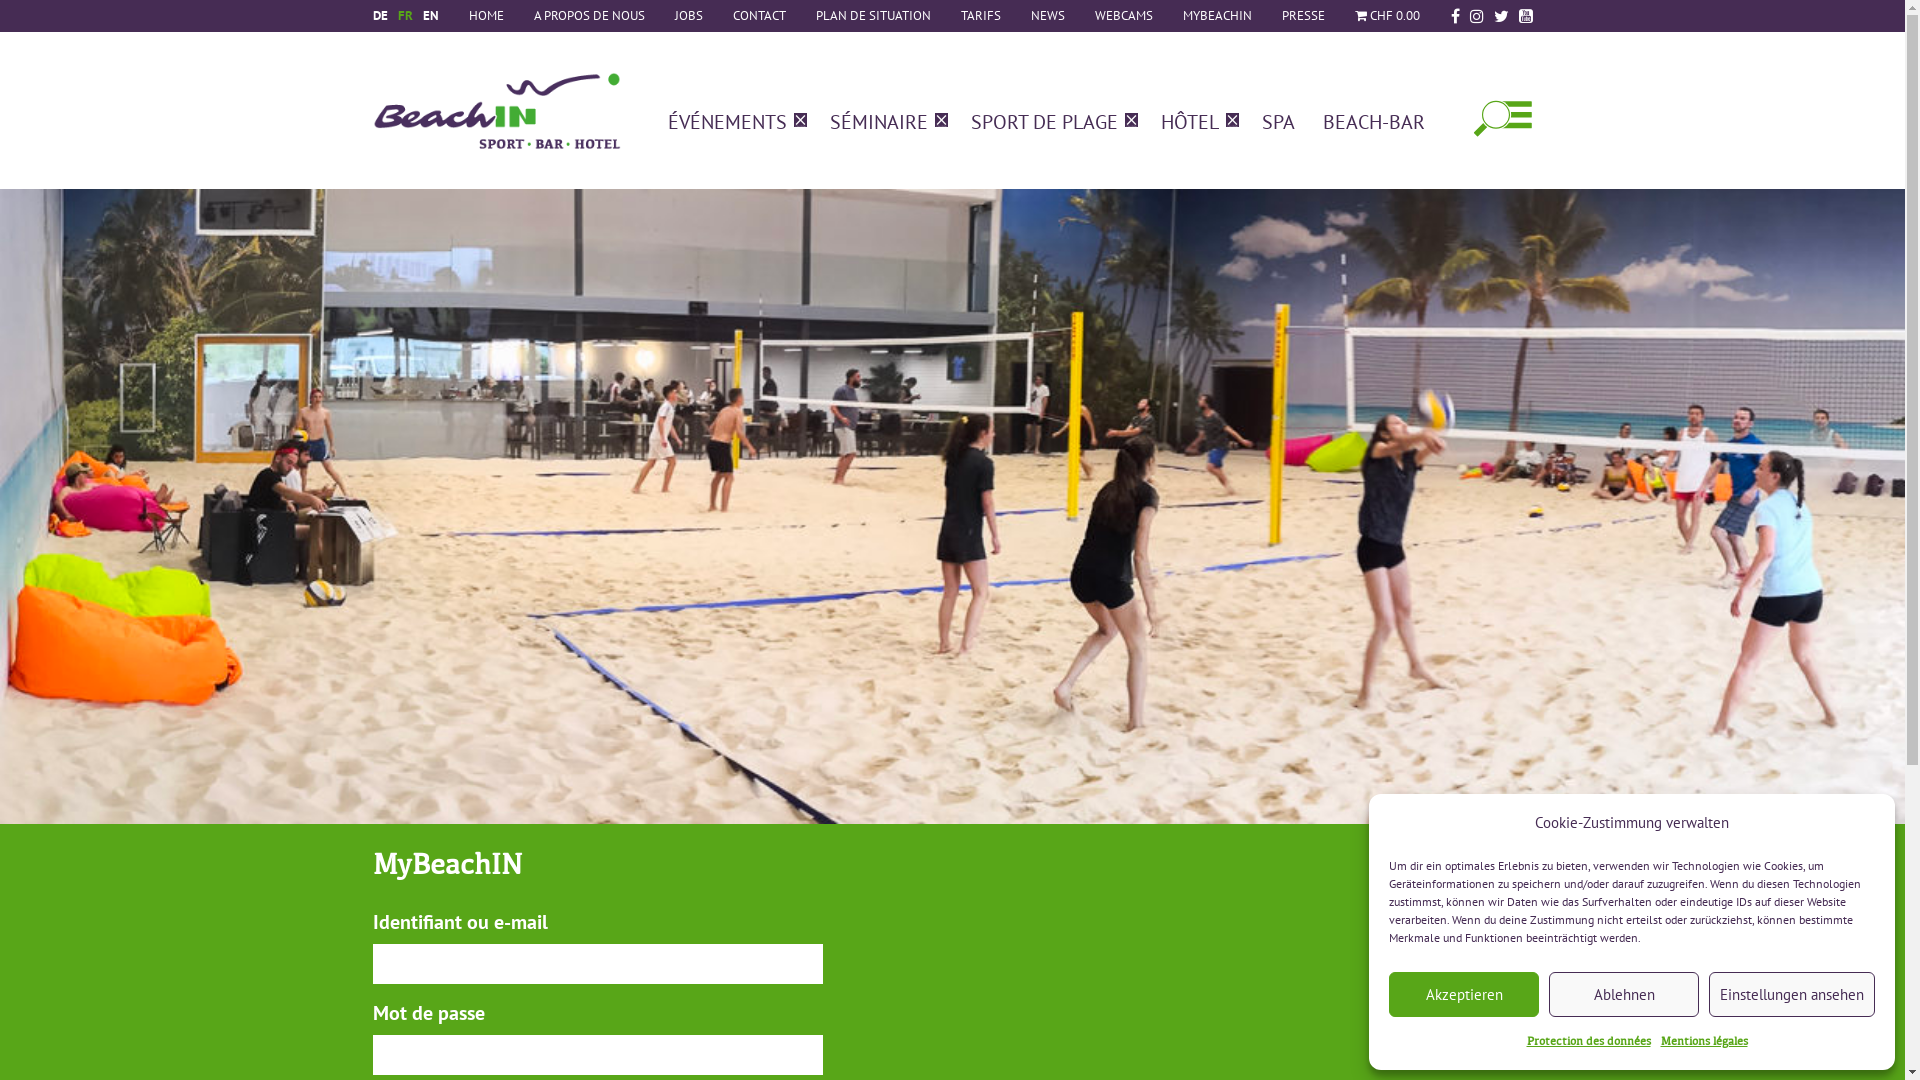 This screenshot has width=1920, height=1080. What do you see at coordinates (758, 15) in the screenshot?
I see `'CONTACT'` at bounding box center [758, 15].